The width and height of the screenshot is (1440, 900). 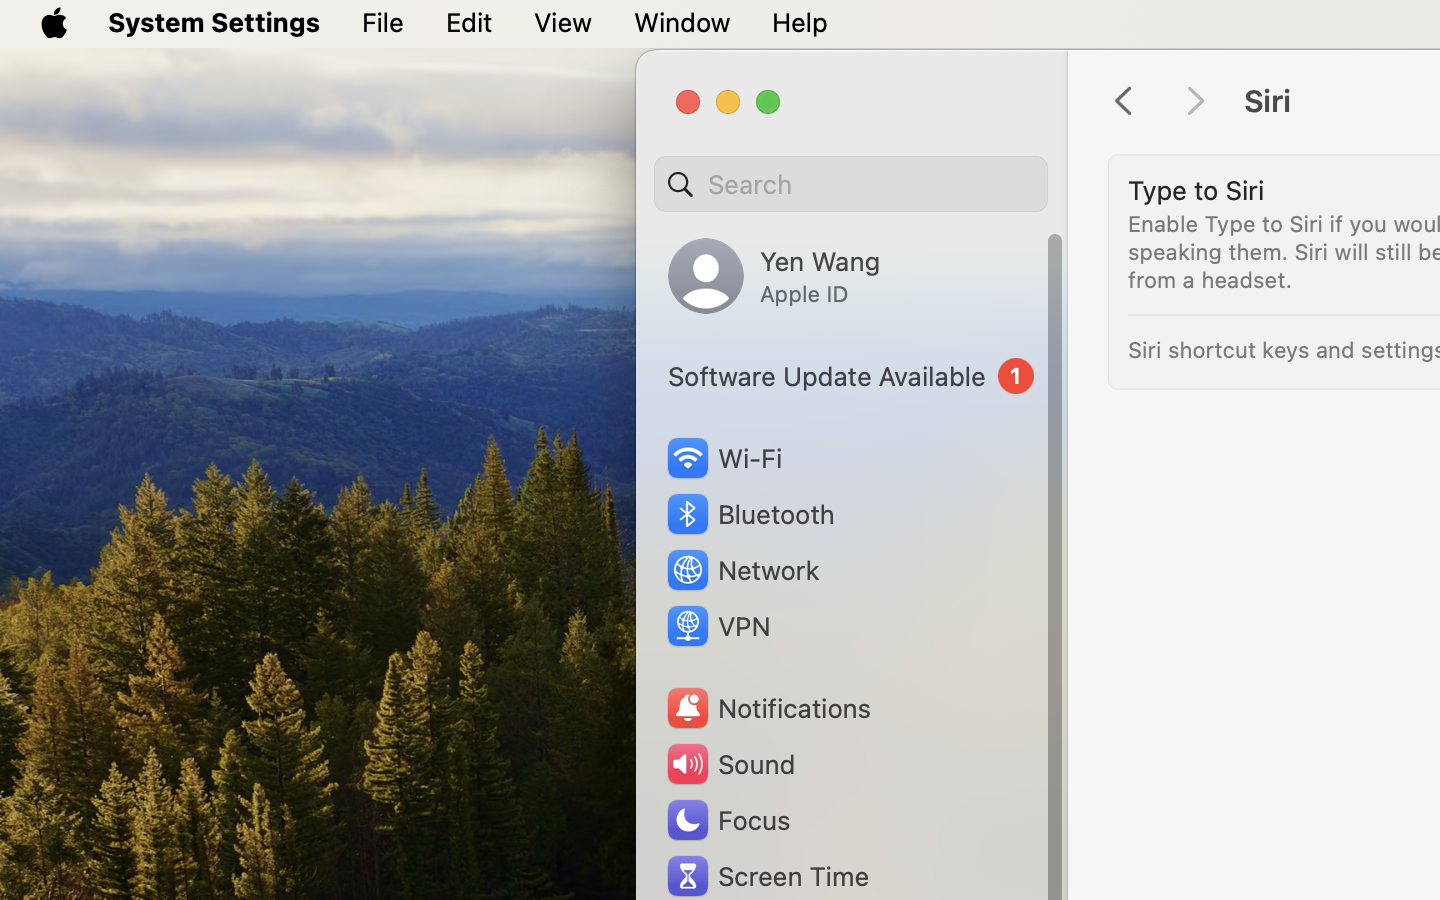 What do you see at coordinates (741, 569) in the screenshot?
I see `'Network'` at bounding box center [741, 569].